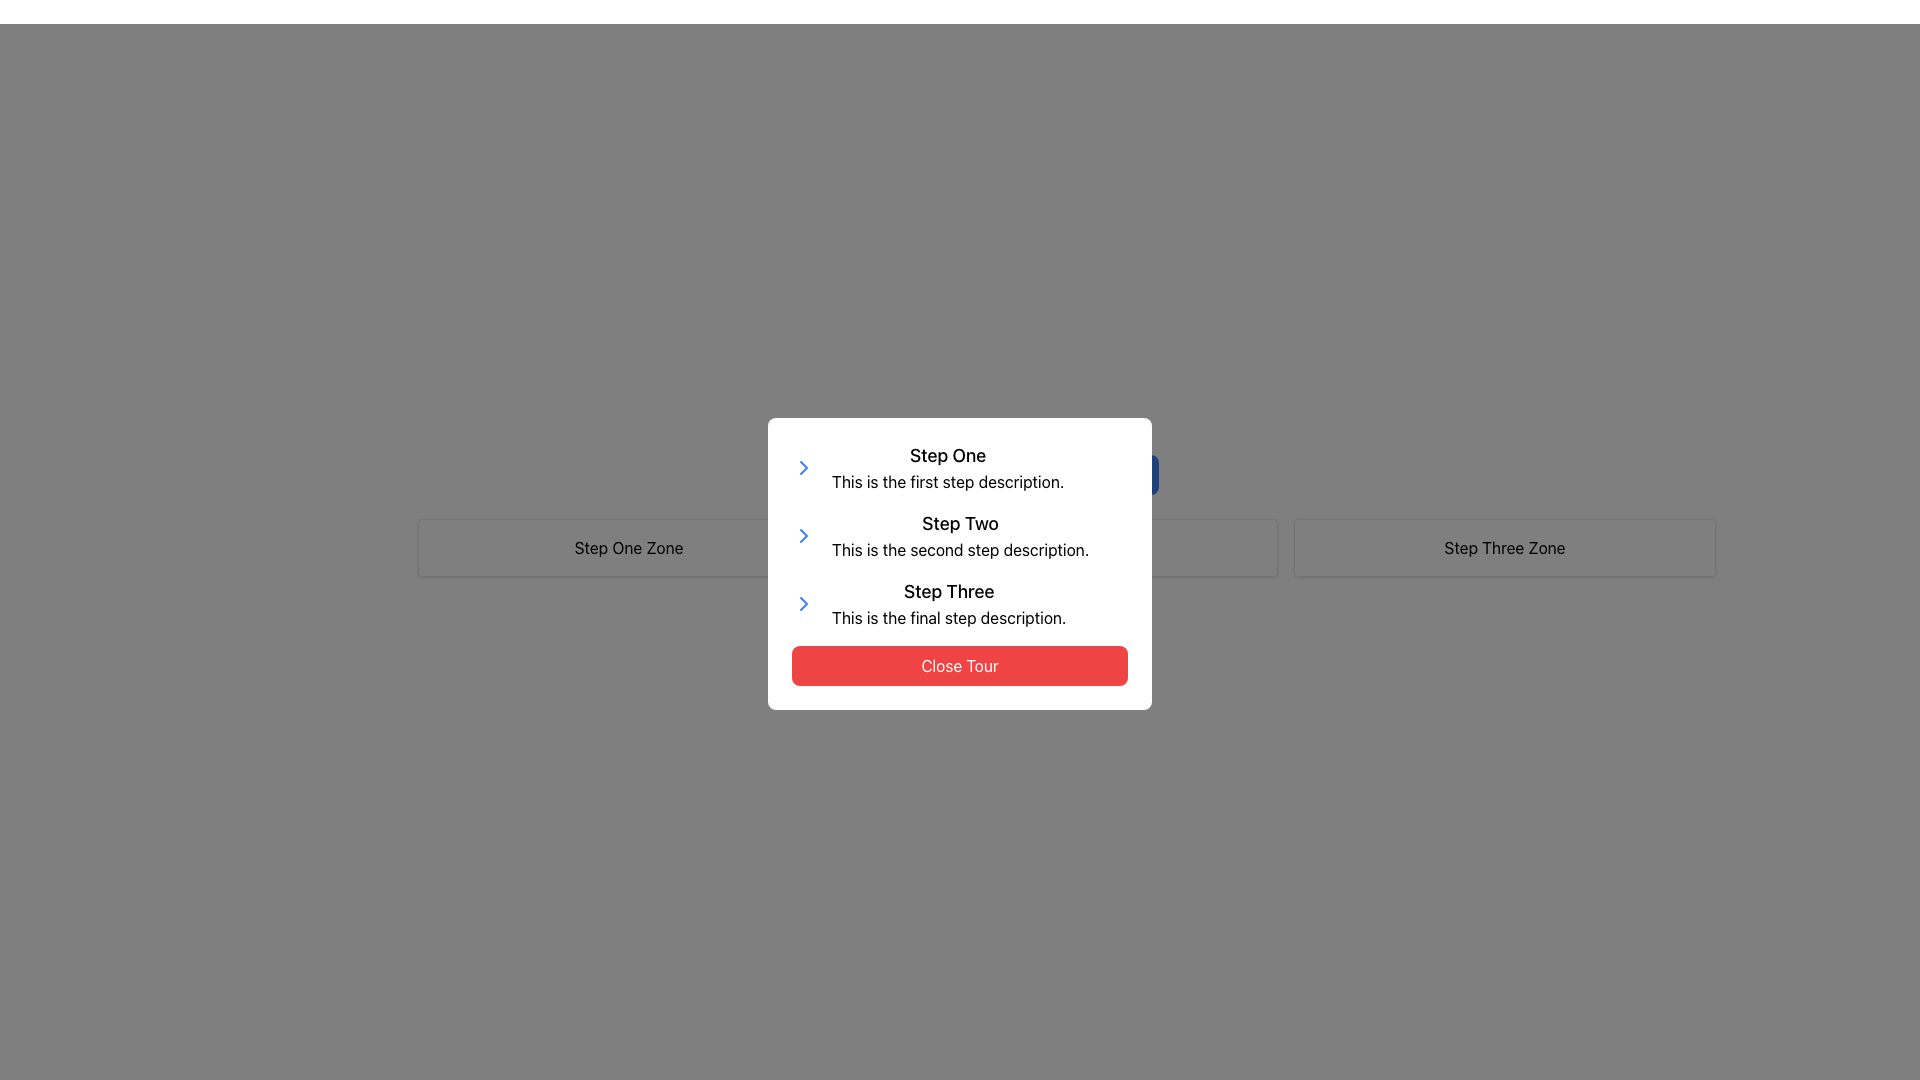  Describe the element at coordinates (960, 666) in the screenshot. I see `the 'Close Tour' button, which is a bright red rectangular button with rounded corners located at the bottom of the modal dialog box` at that location.